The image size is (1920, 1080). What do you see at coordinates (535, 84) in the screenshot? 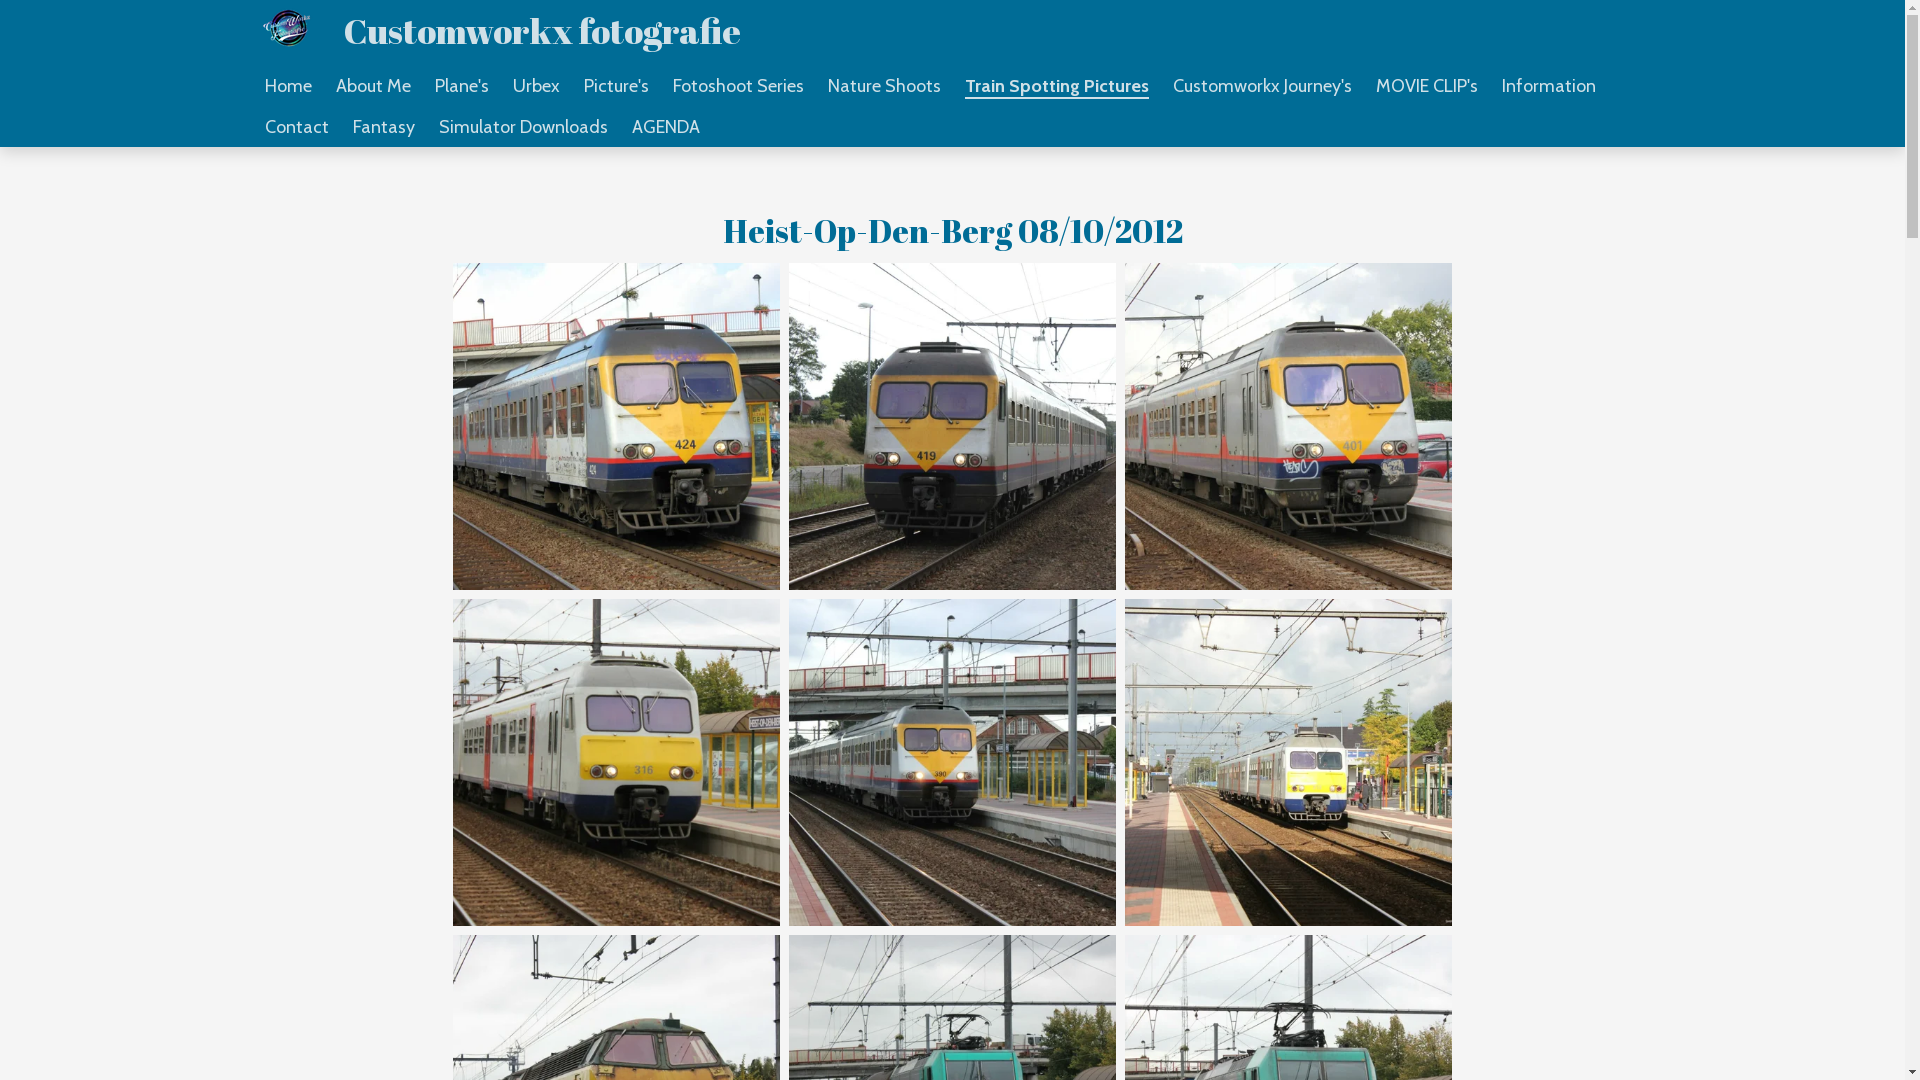
I see `'Urbex'` at bounding box center [535, 84].